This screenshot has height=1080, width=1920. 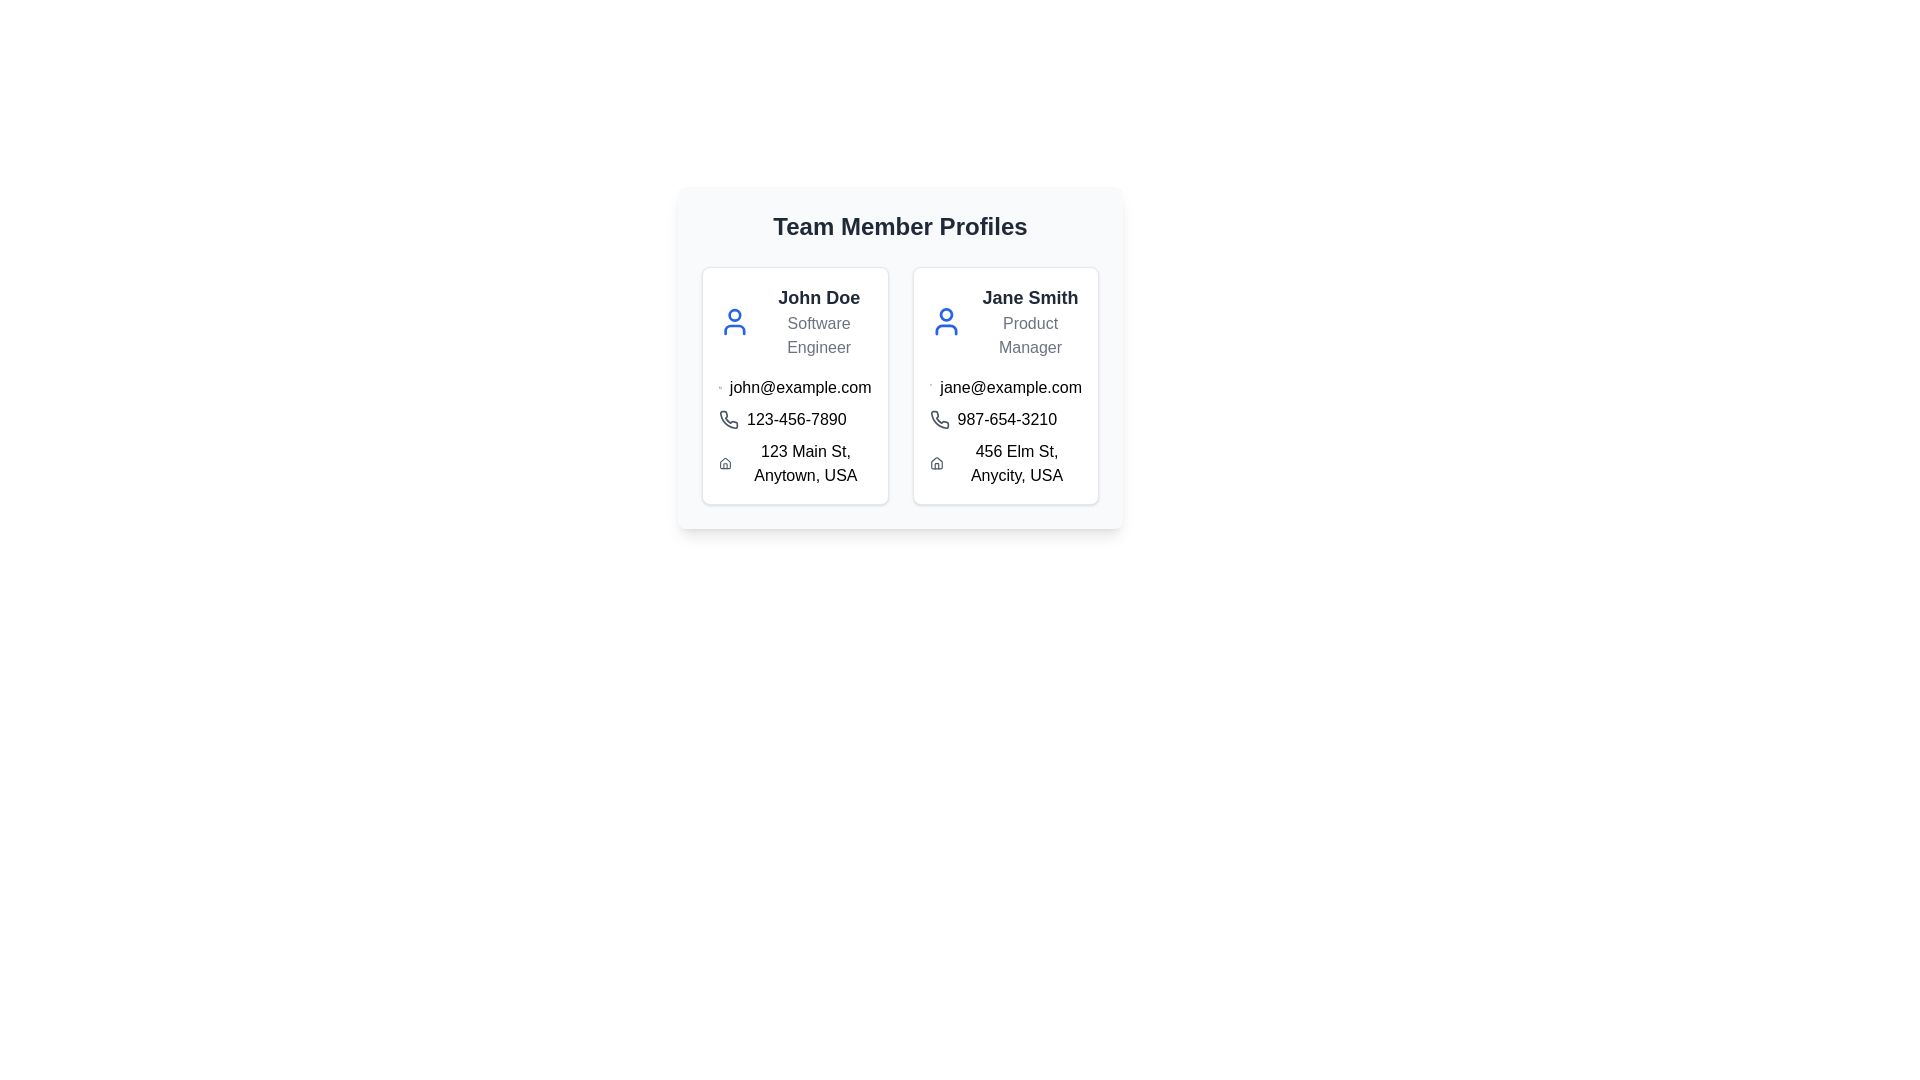 What do you see at coordinates (1005, 320) in the screenshot?
I see `the text block displaying 'Jane Smith', which includes a user icon and is located beneath the title 'Team Member Profiles'` at bounding box center [1005, 320].